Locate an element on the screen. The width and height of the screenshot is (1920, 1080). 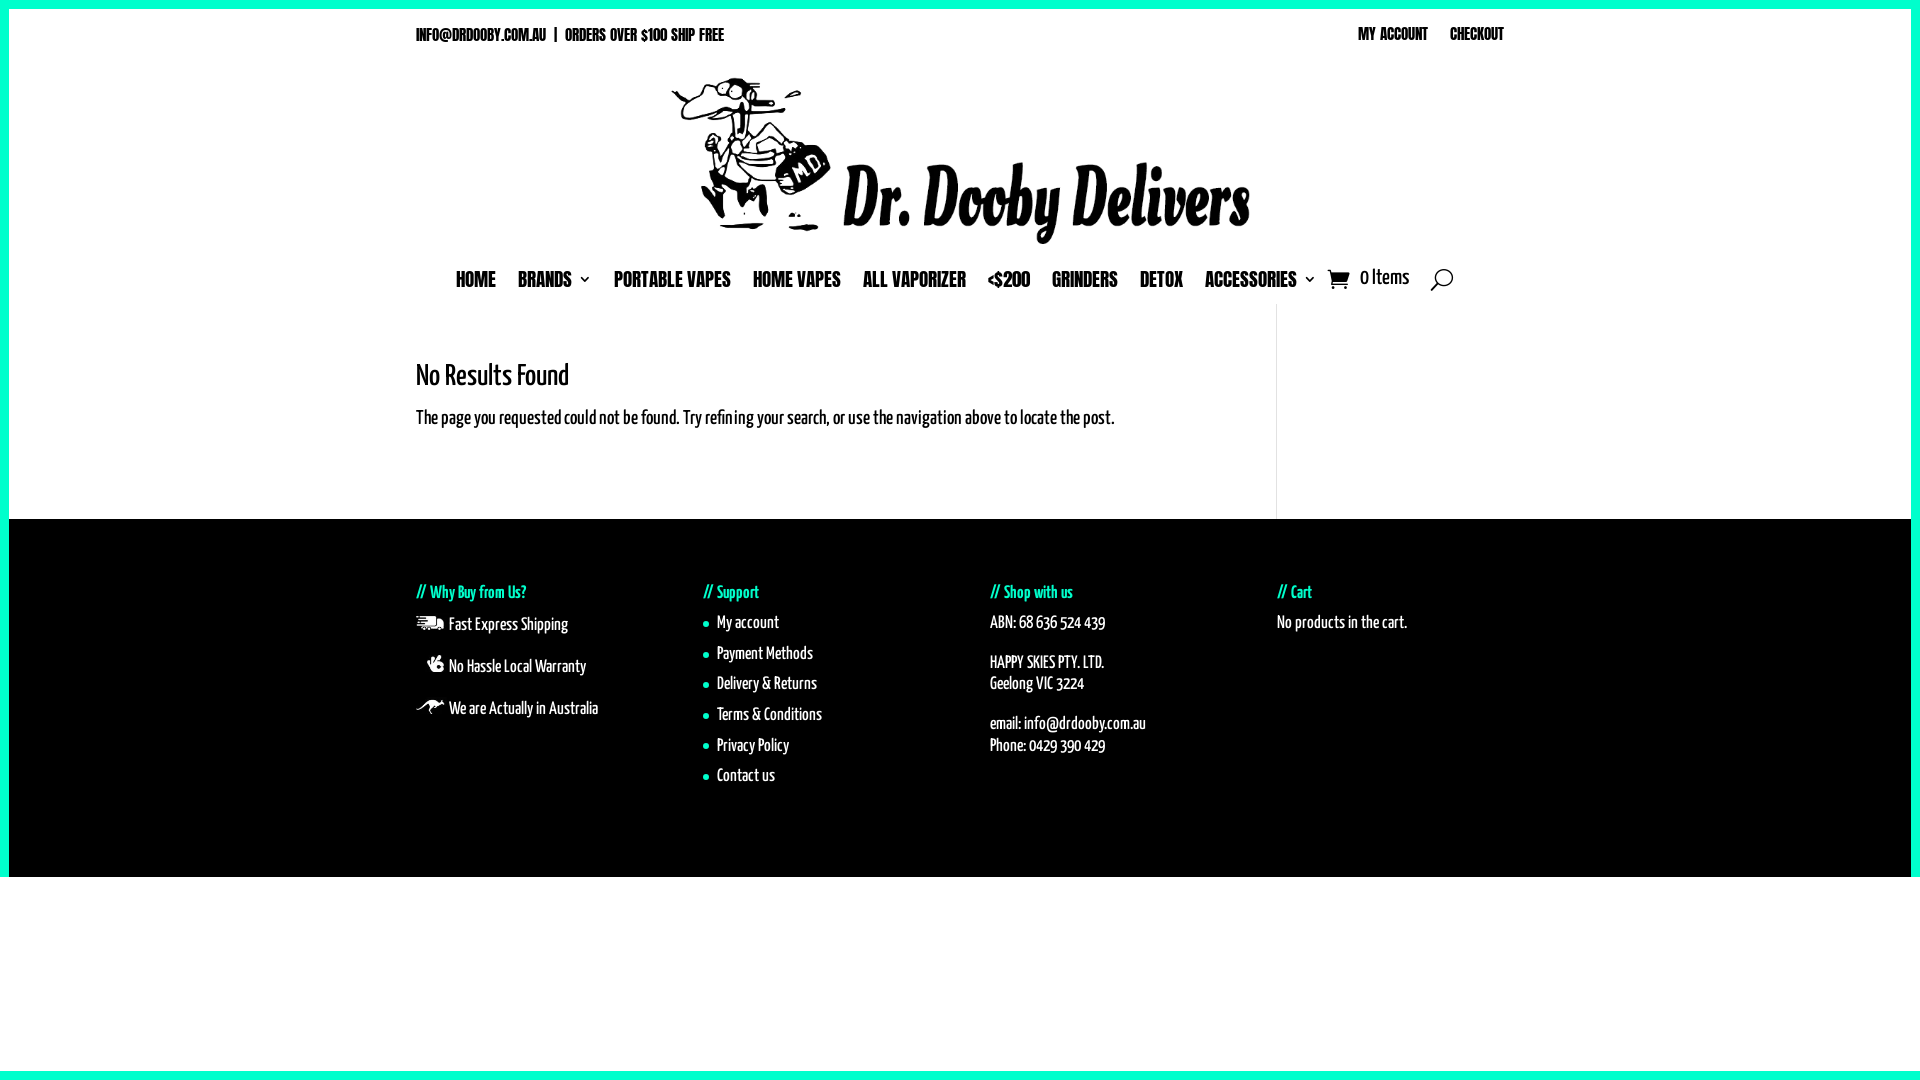
'0 Items' is located at coordinates (1367, 278).